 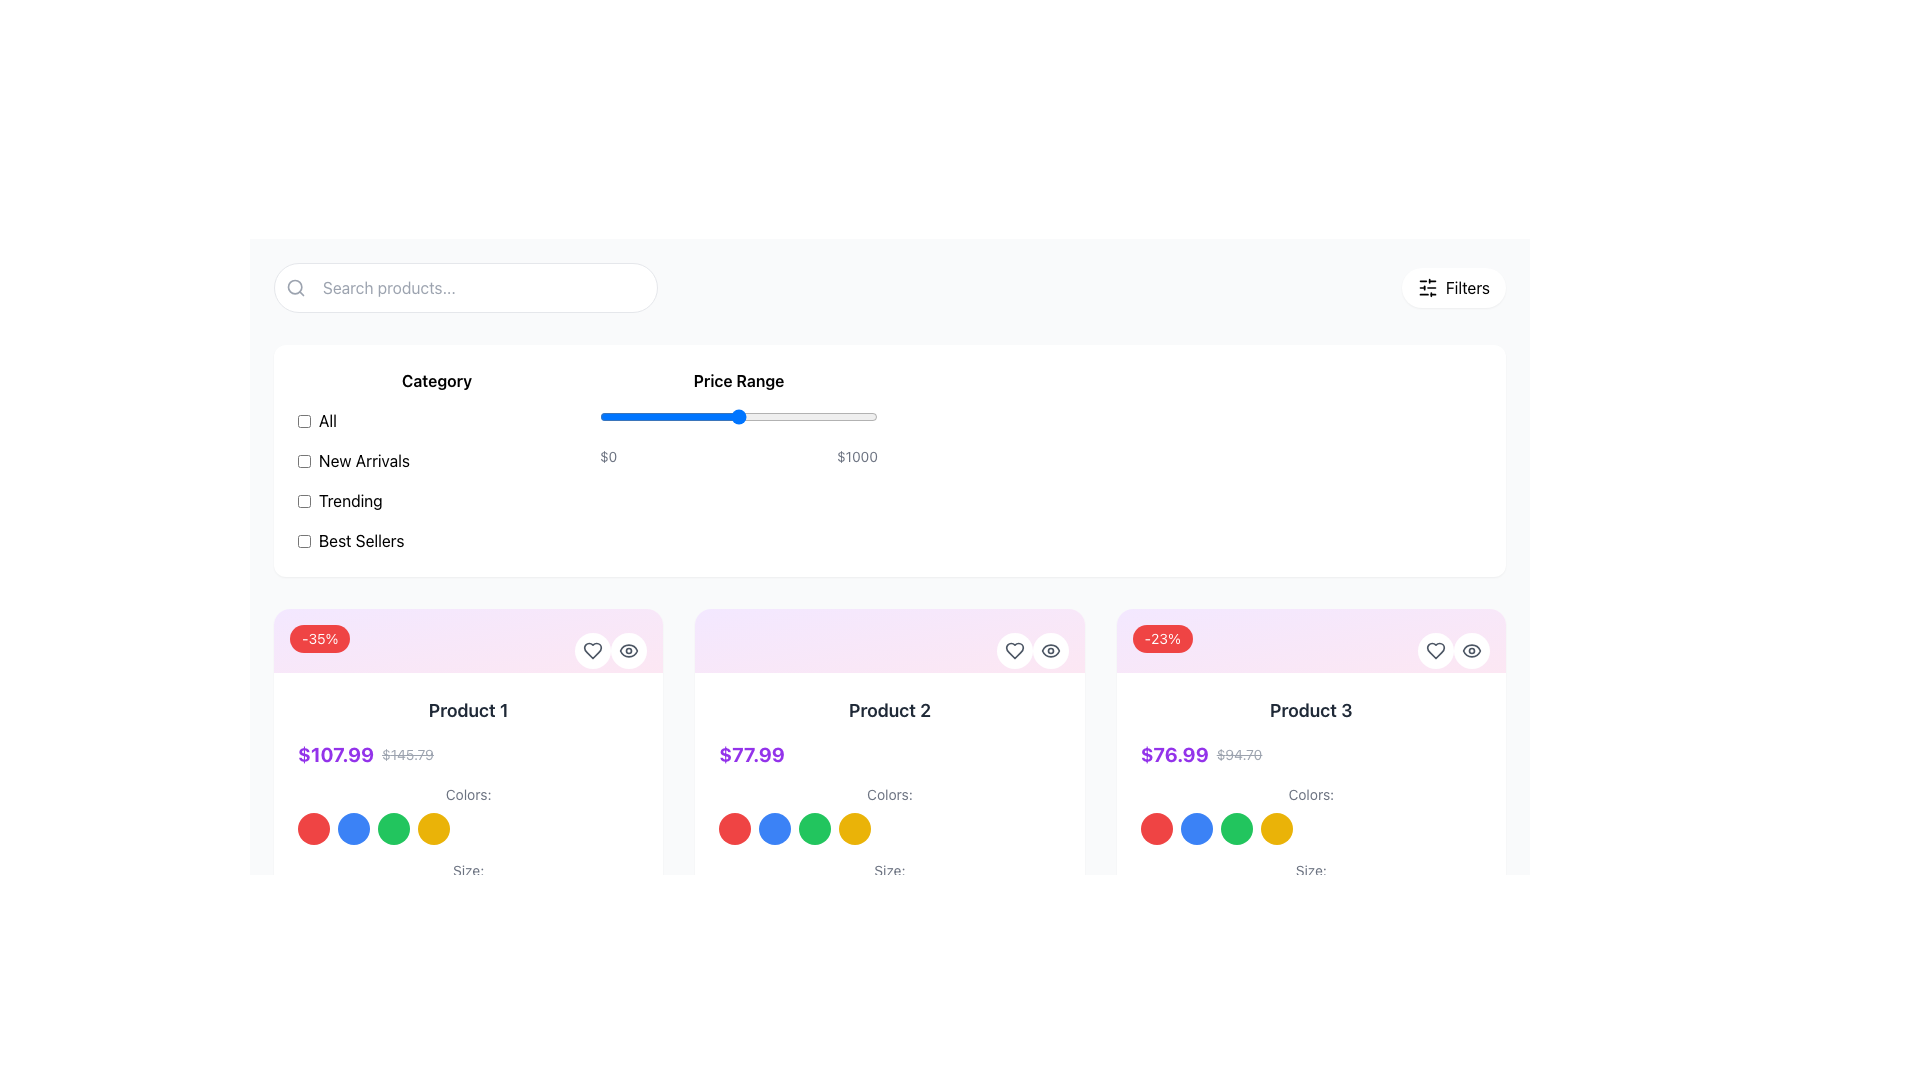 I want to click on the third circle representing the color green under 'Colors:' in the first product card on the left, so click(x=393, y=829).